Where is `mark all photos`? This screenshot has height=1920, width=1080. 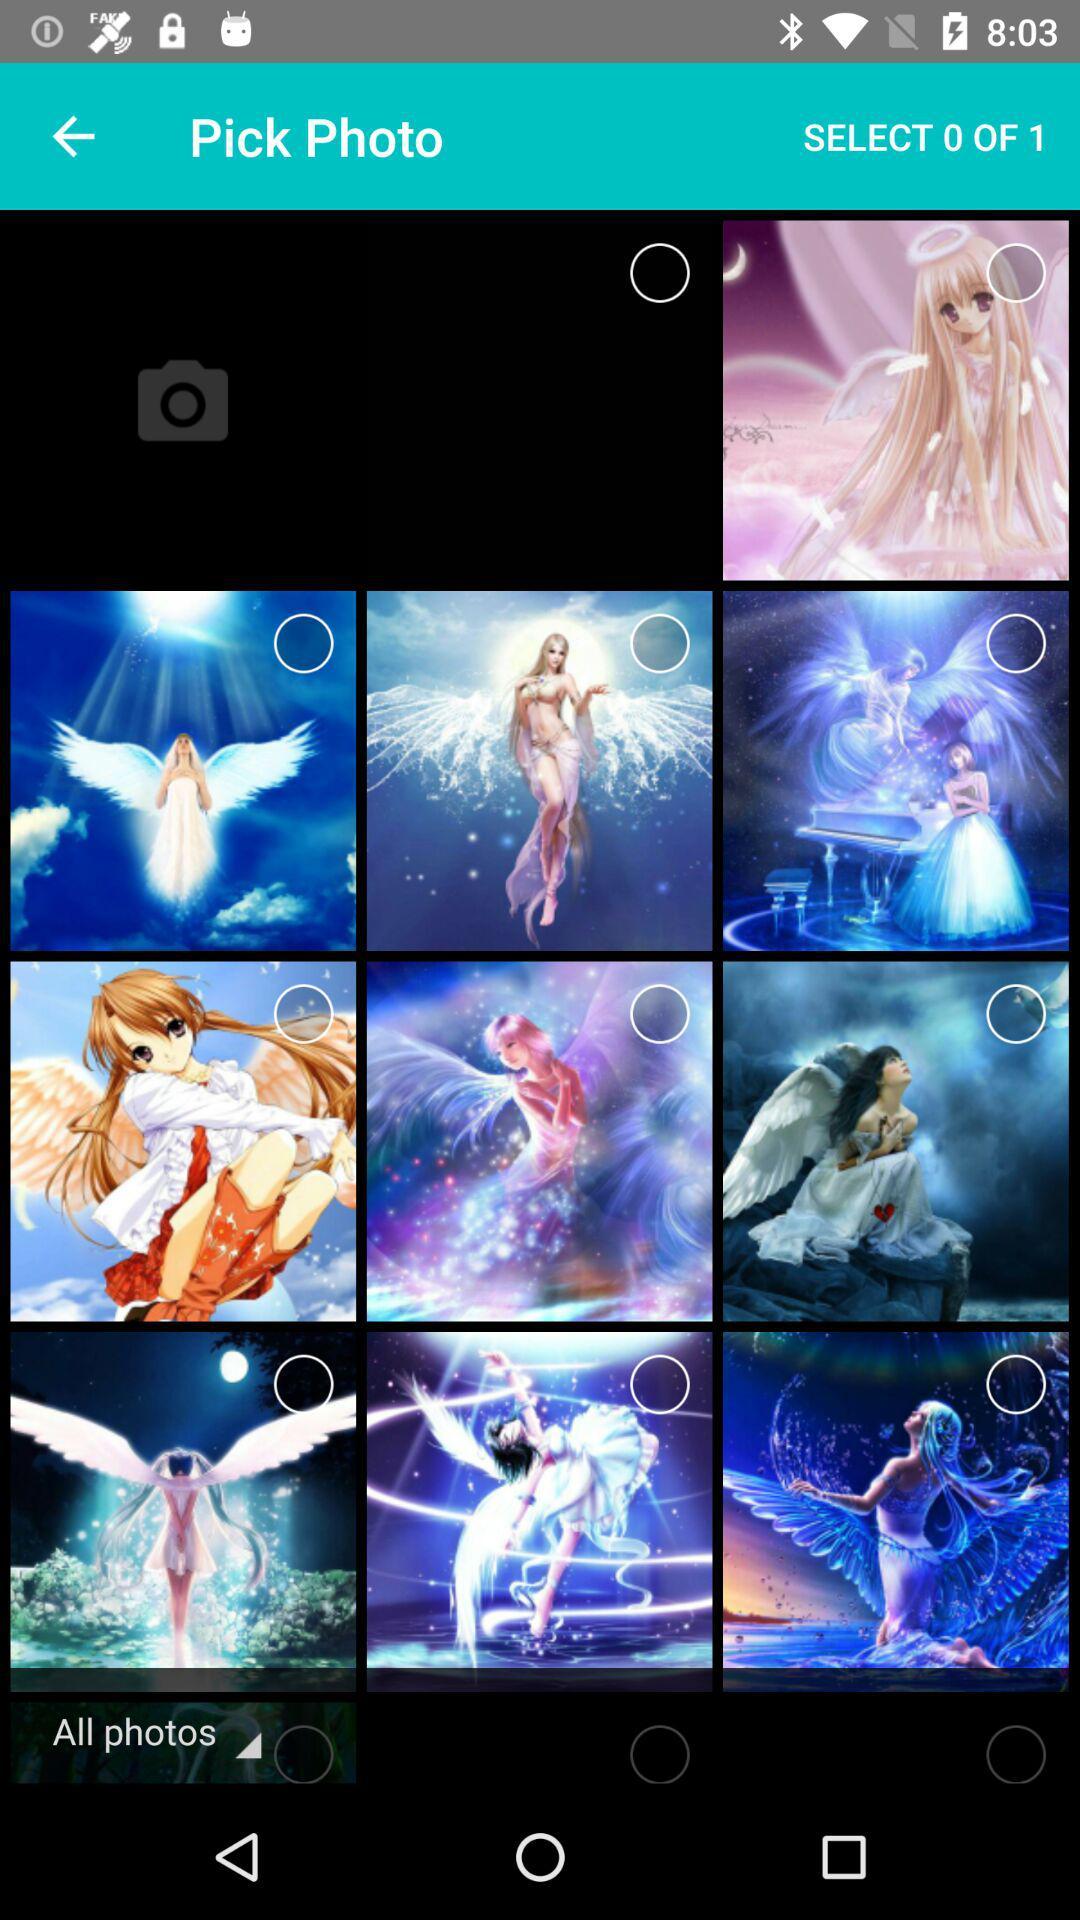
mark all photos is located at coordinates (303, 1747).